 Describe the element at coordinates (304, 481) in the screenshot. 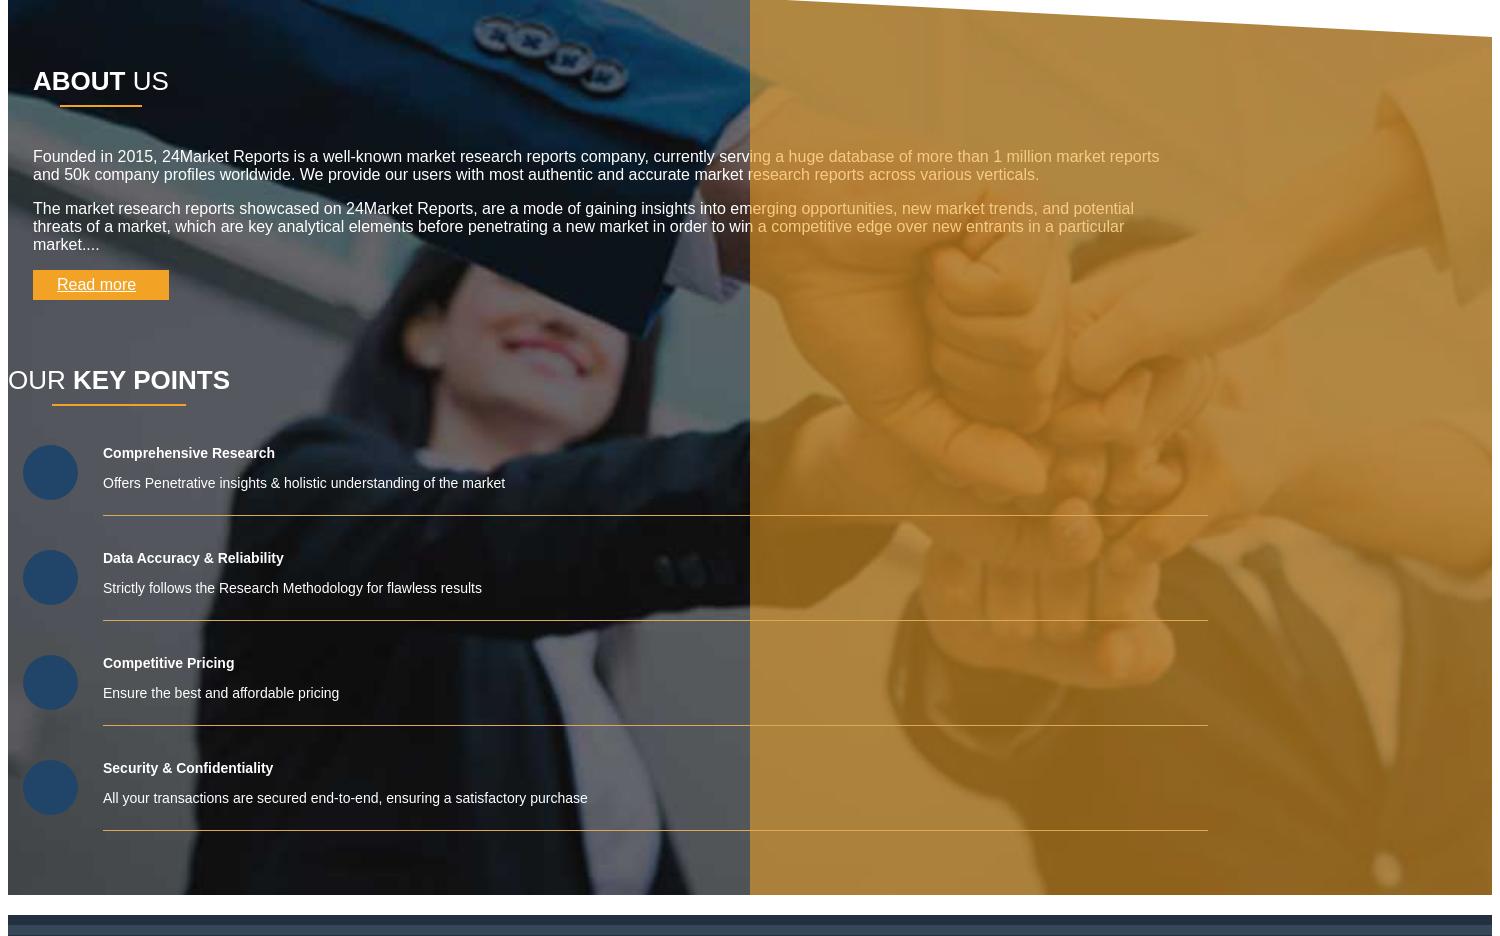

I see `'Offers Penetrative insights & holistic understanding of the market'` at that location.